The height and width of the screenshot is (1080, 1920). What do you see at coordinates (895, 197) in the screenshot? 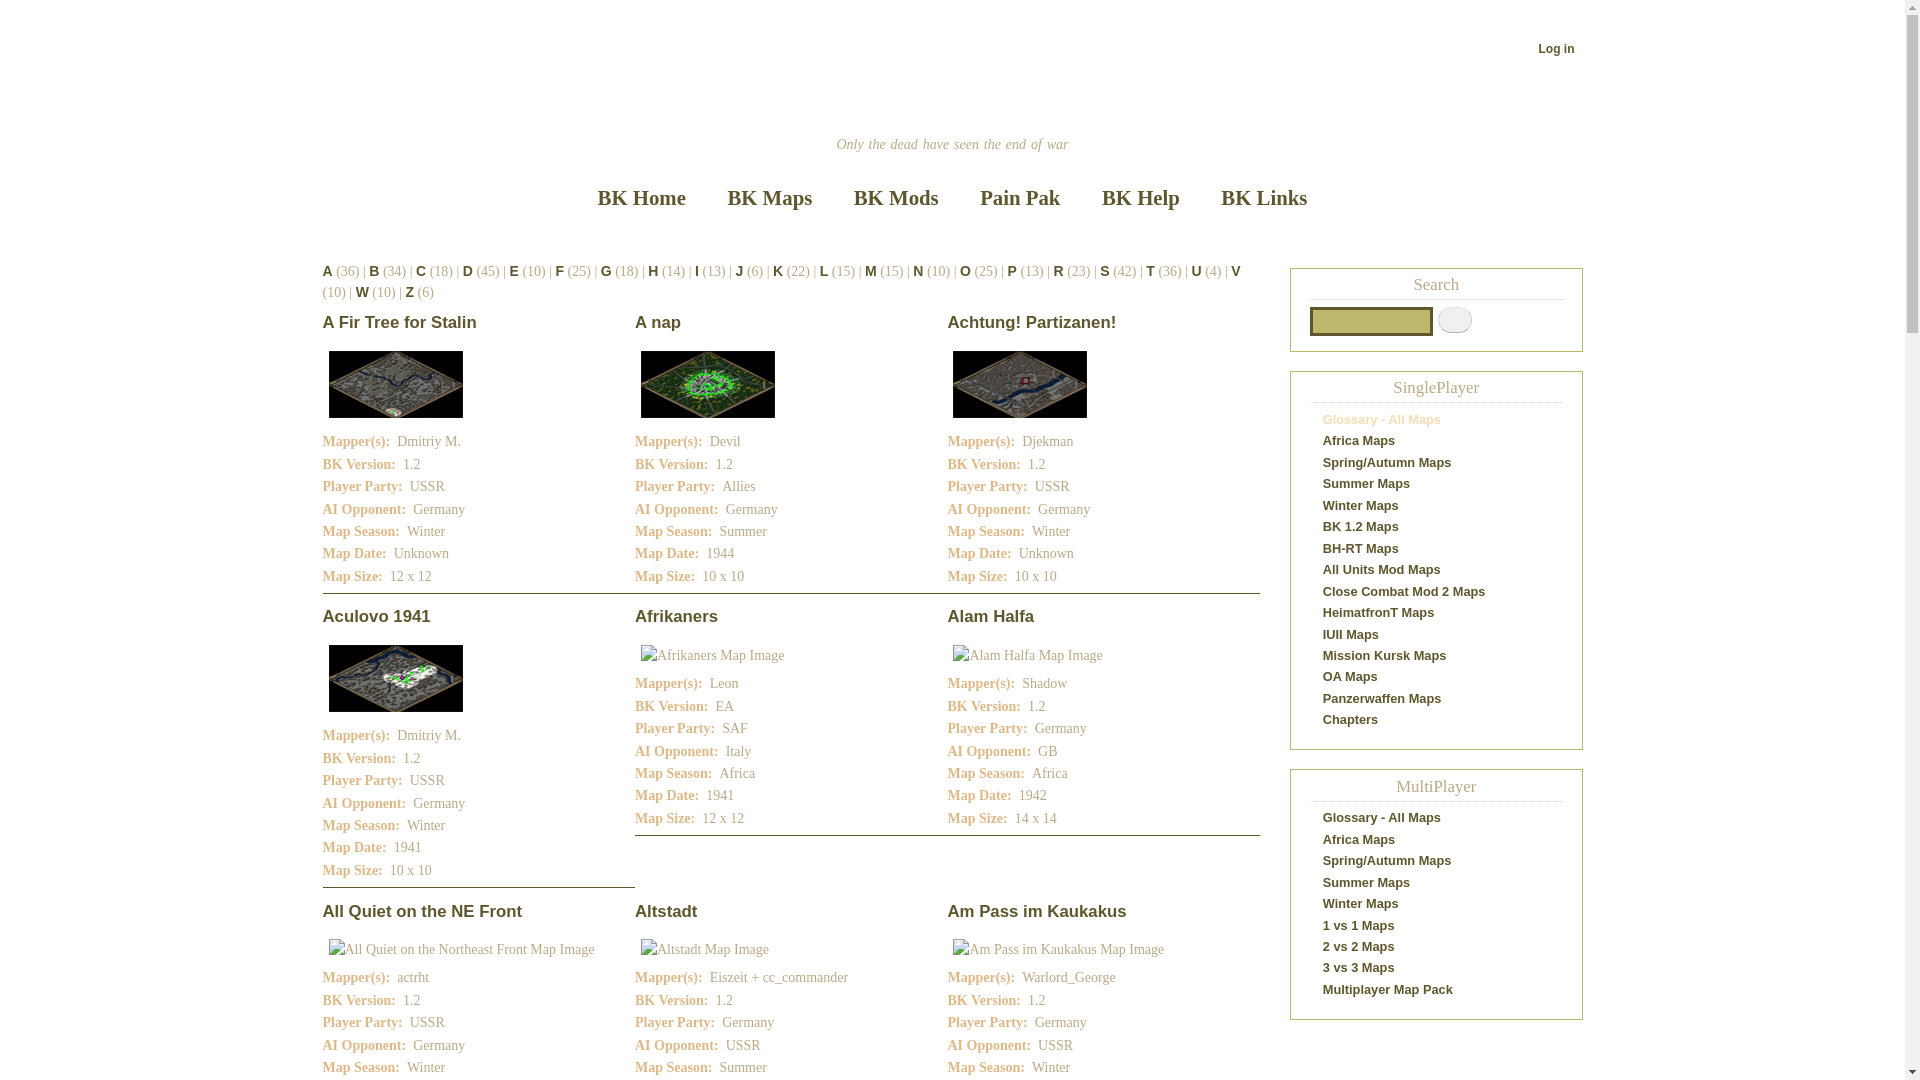
I see `'BK Mods'` at bounding box center [895, 197].